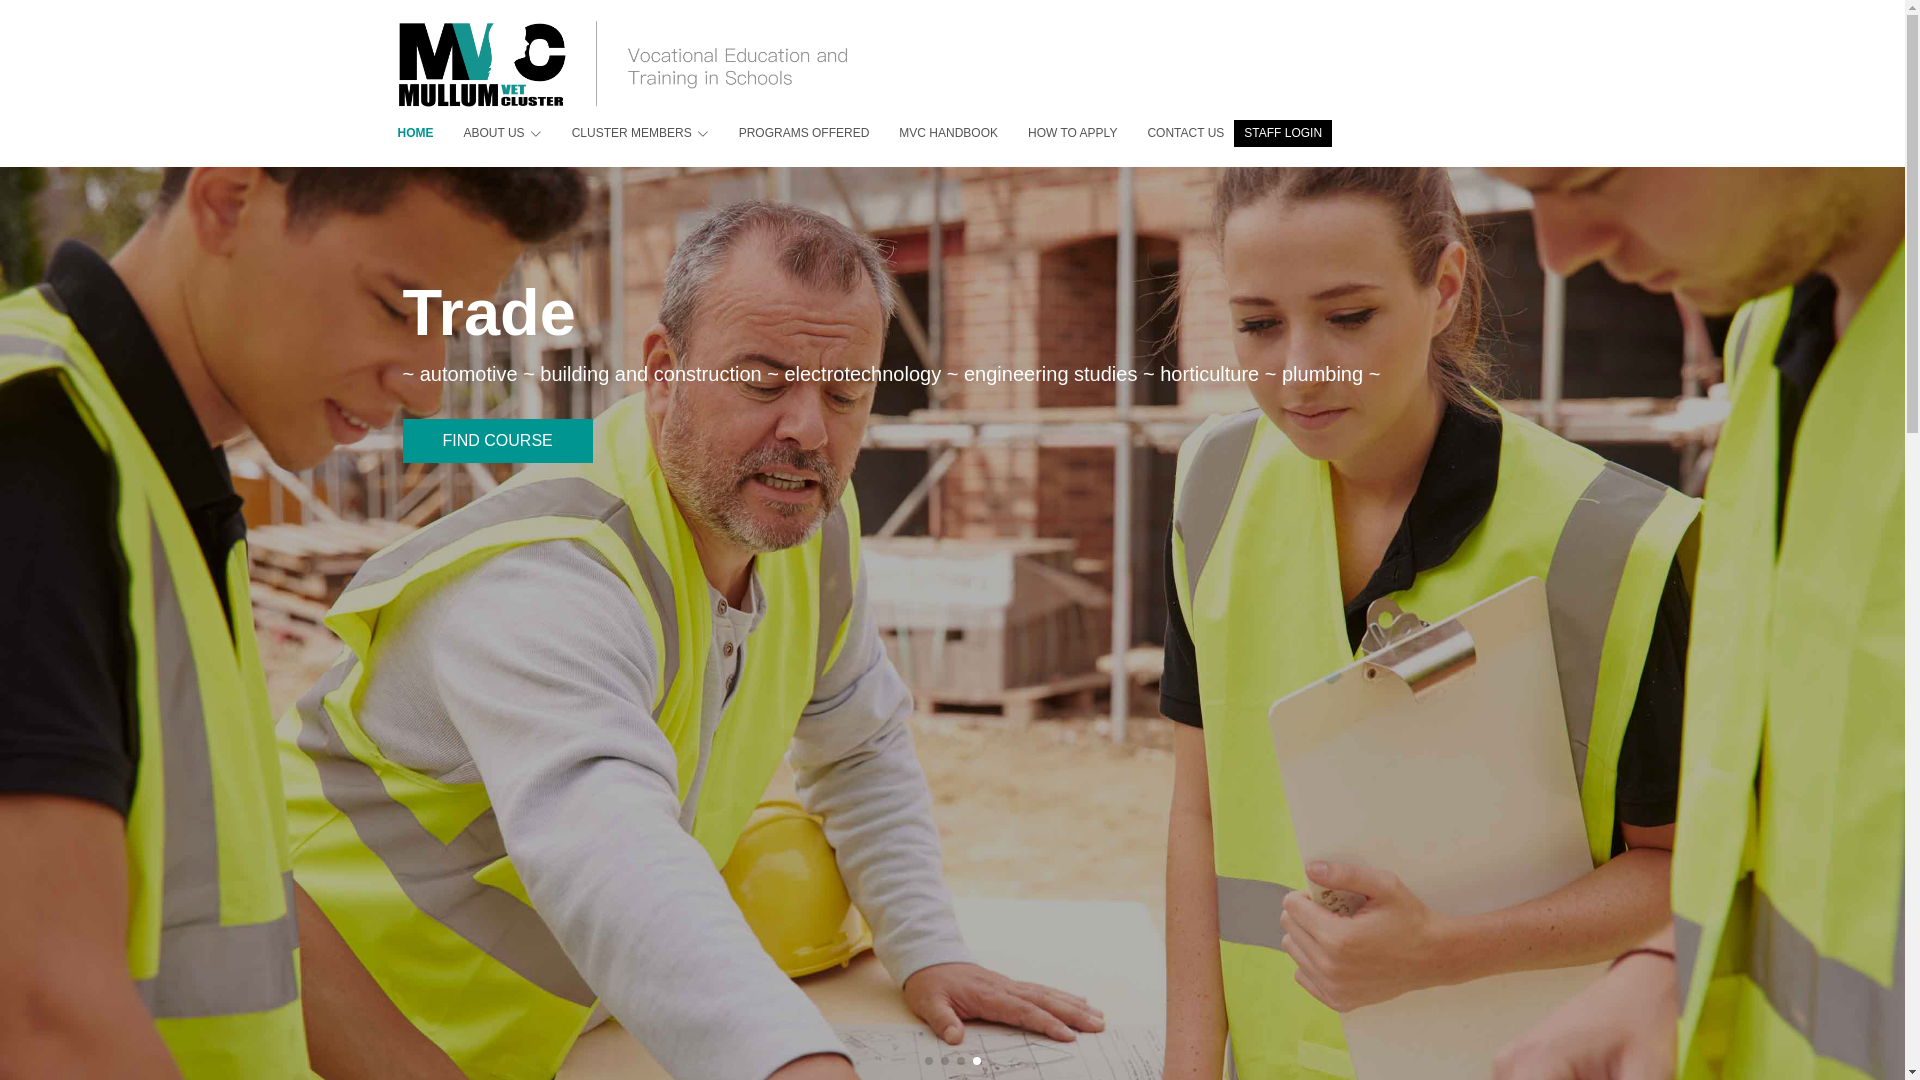  What do you see at coordinates (497, 469) in the screenshot?
I see `'FIND COURSE'` at bounding box center [497, 469].